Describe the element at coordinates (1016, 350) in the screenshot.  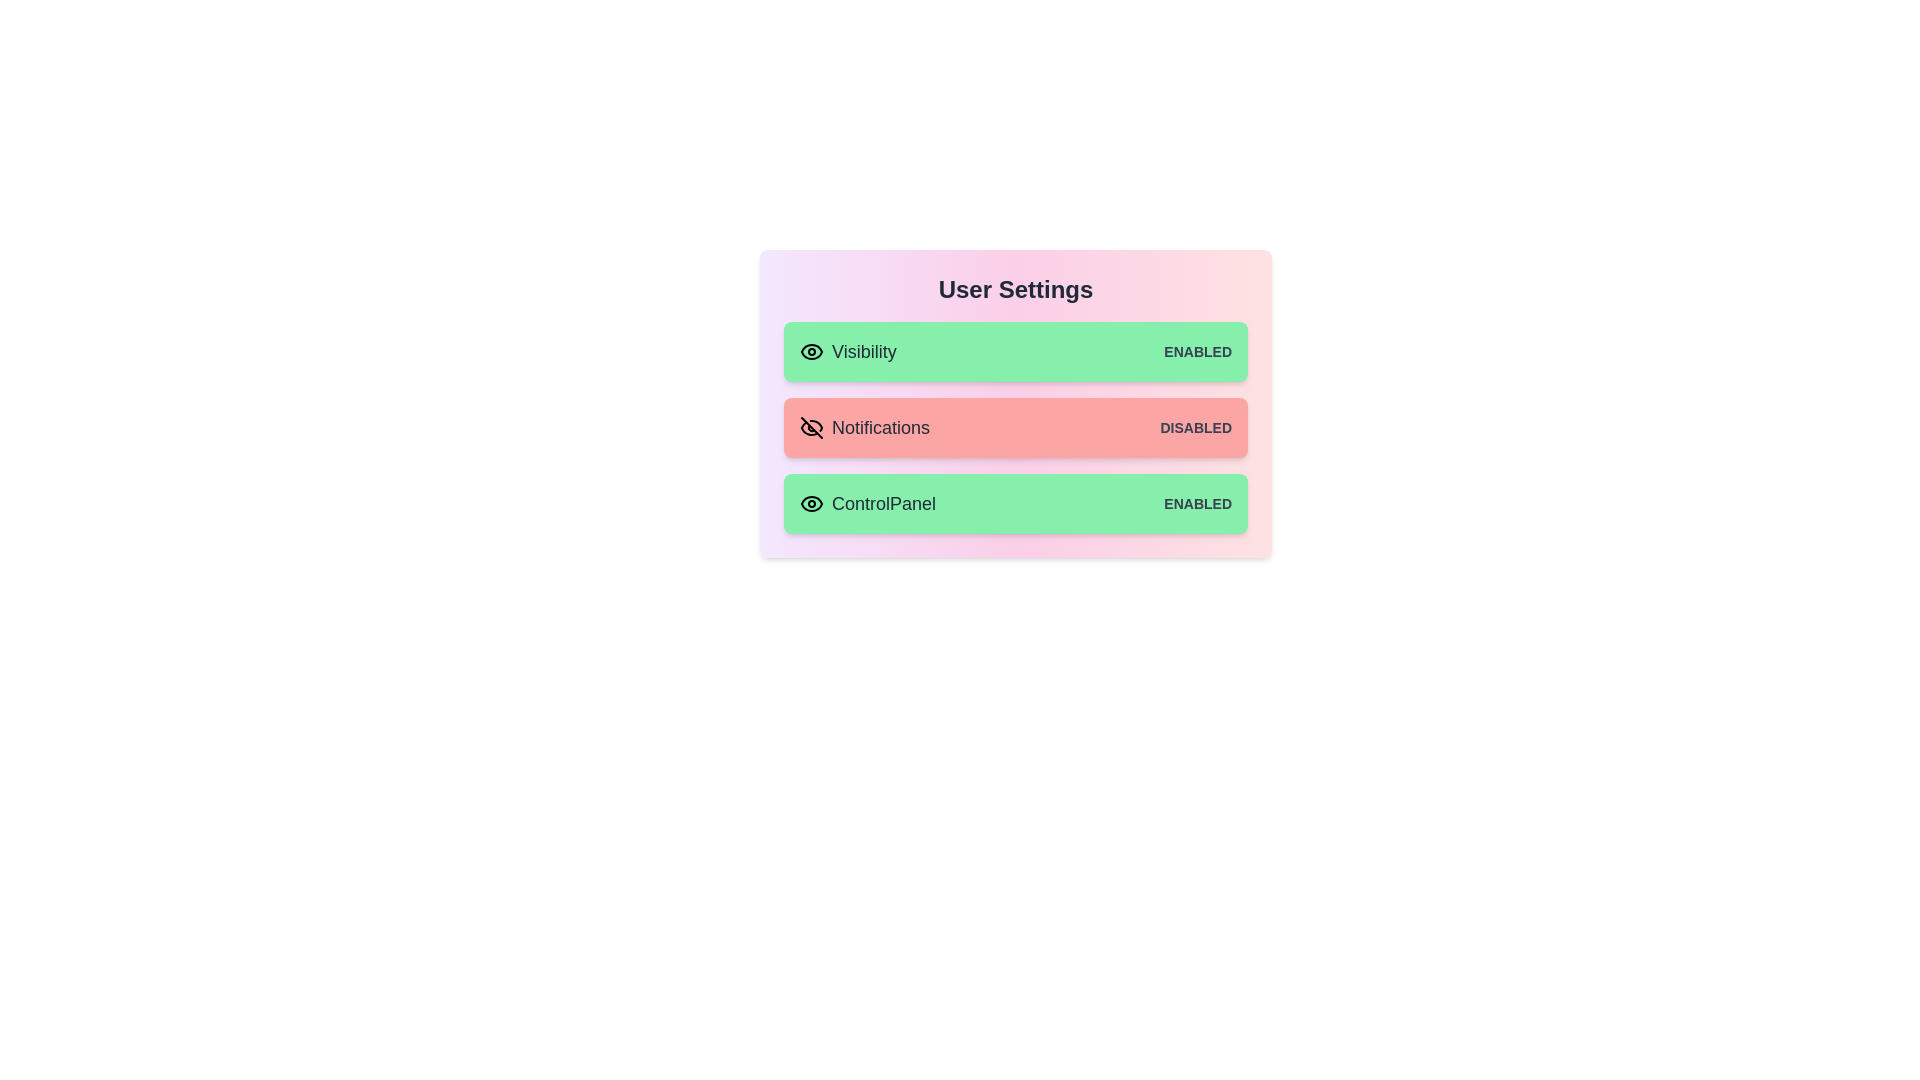
I see `the item corresponding to Visibility to observe its hover effect` at that location.